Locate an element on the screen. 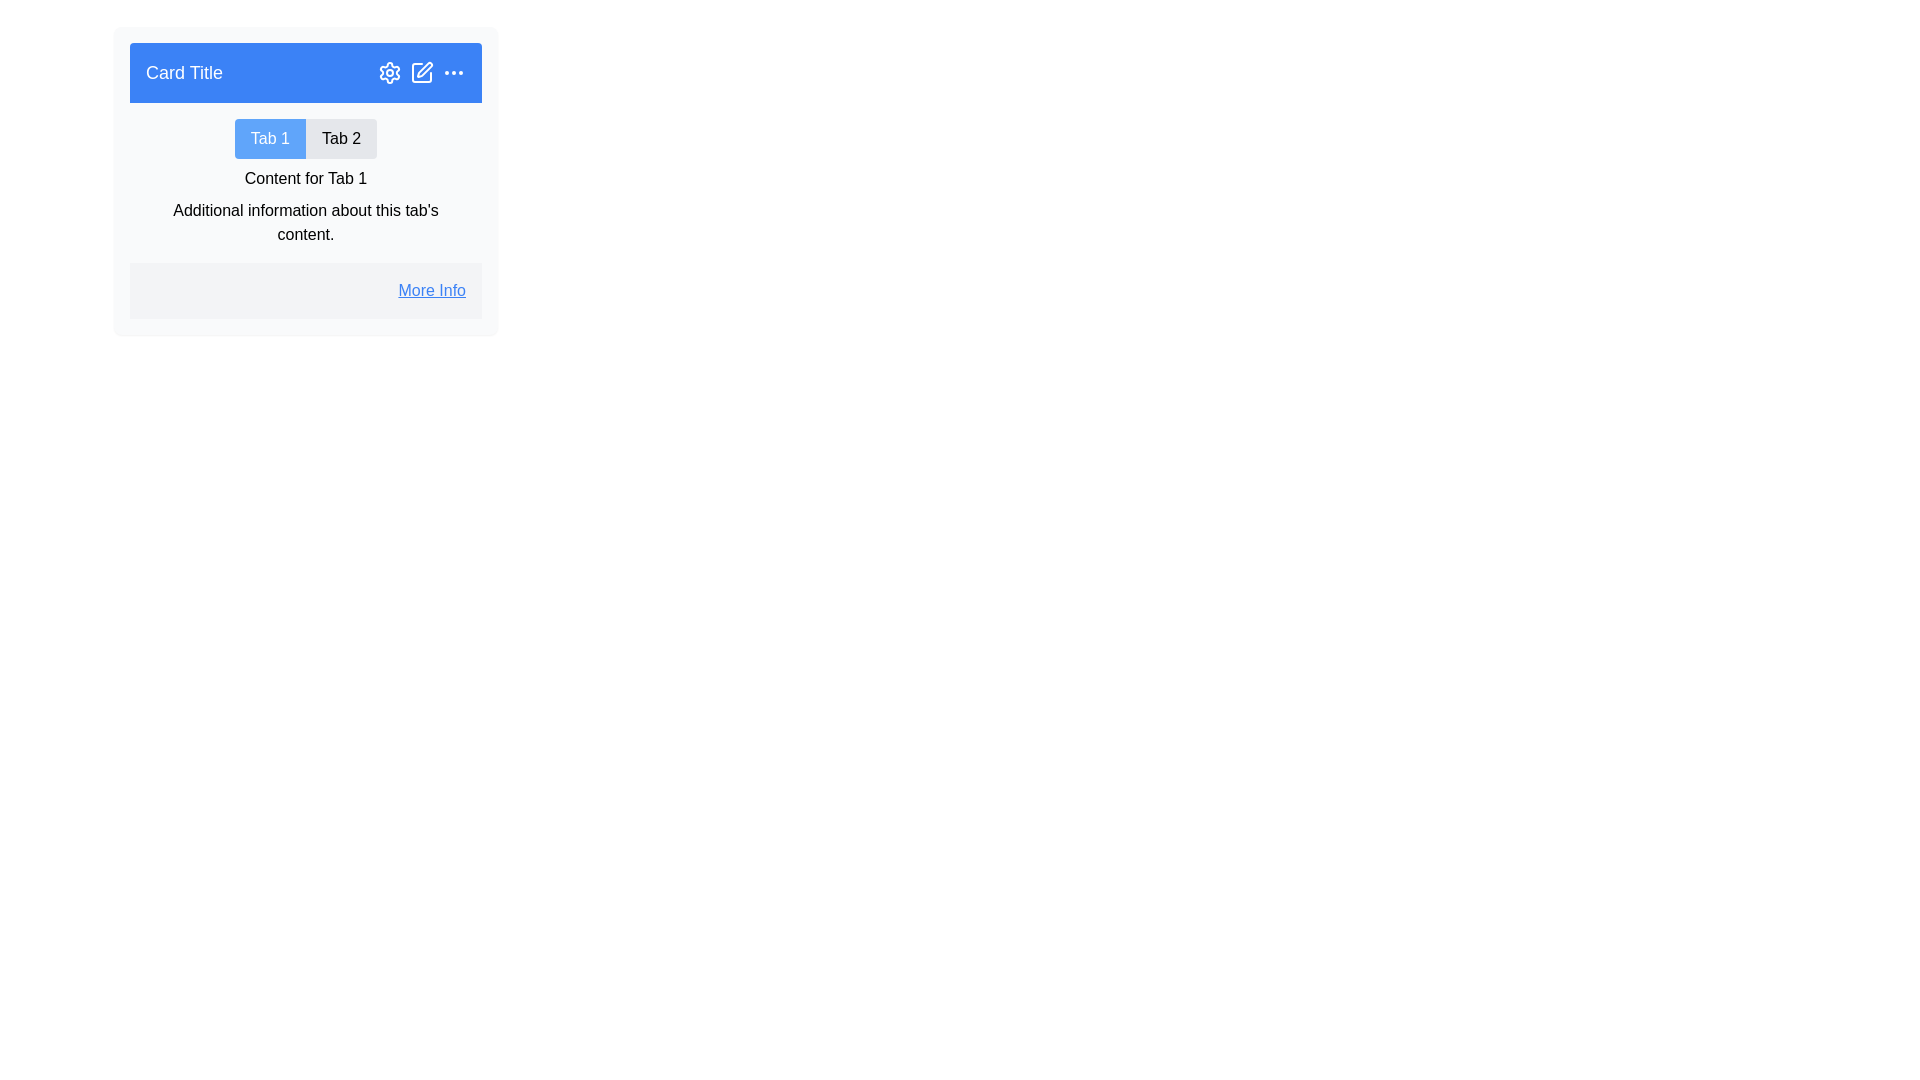 The height and width of the screenshot is (1080, 1920). the gear-shaped icon button located in the header section of the card component, which is the second icon from the left in a group of three icons is located at coordinates (389, 72).